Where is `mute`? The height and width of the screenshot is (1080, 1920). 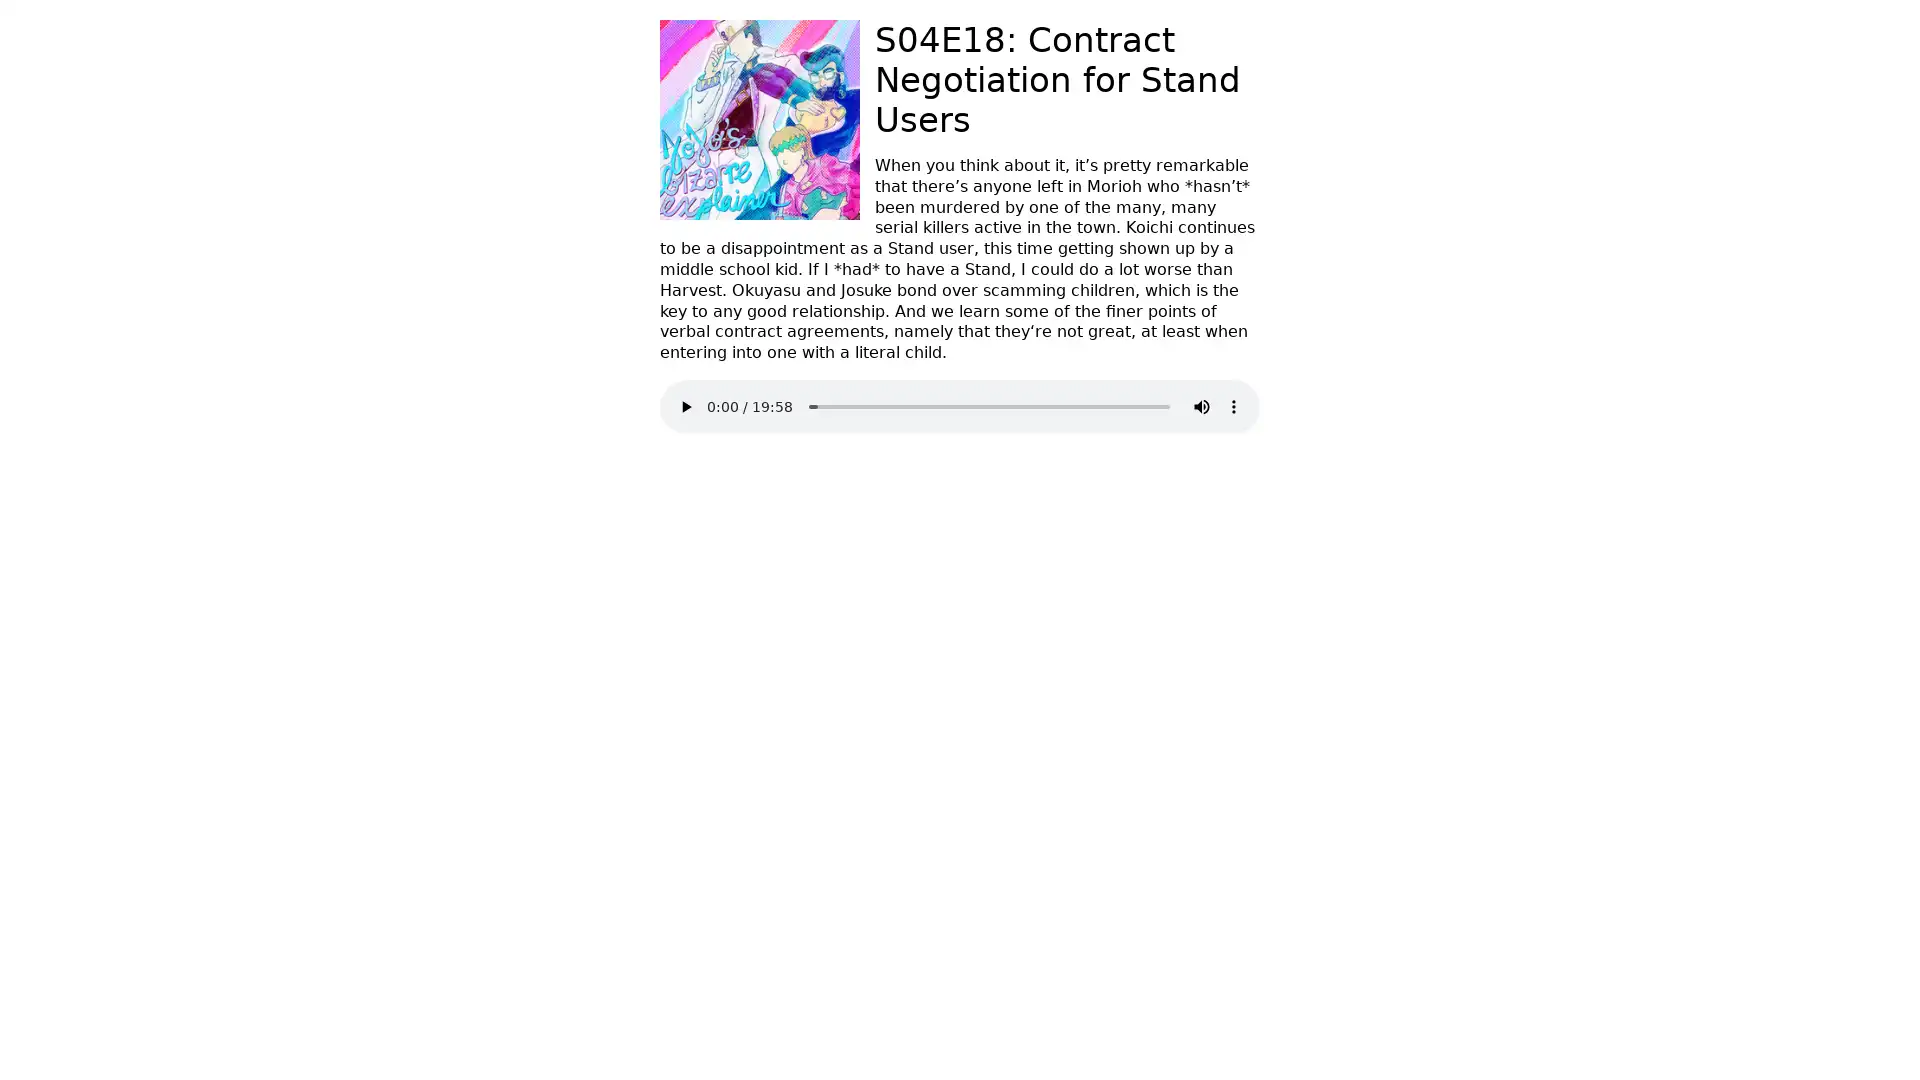 mute is located at coordinates (1200, 405).